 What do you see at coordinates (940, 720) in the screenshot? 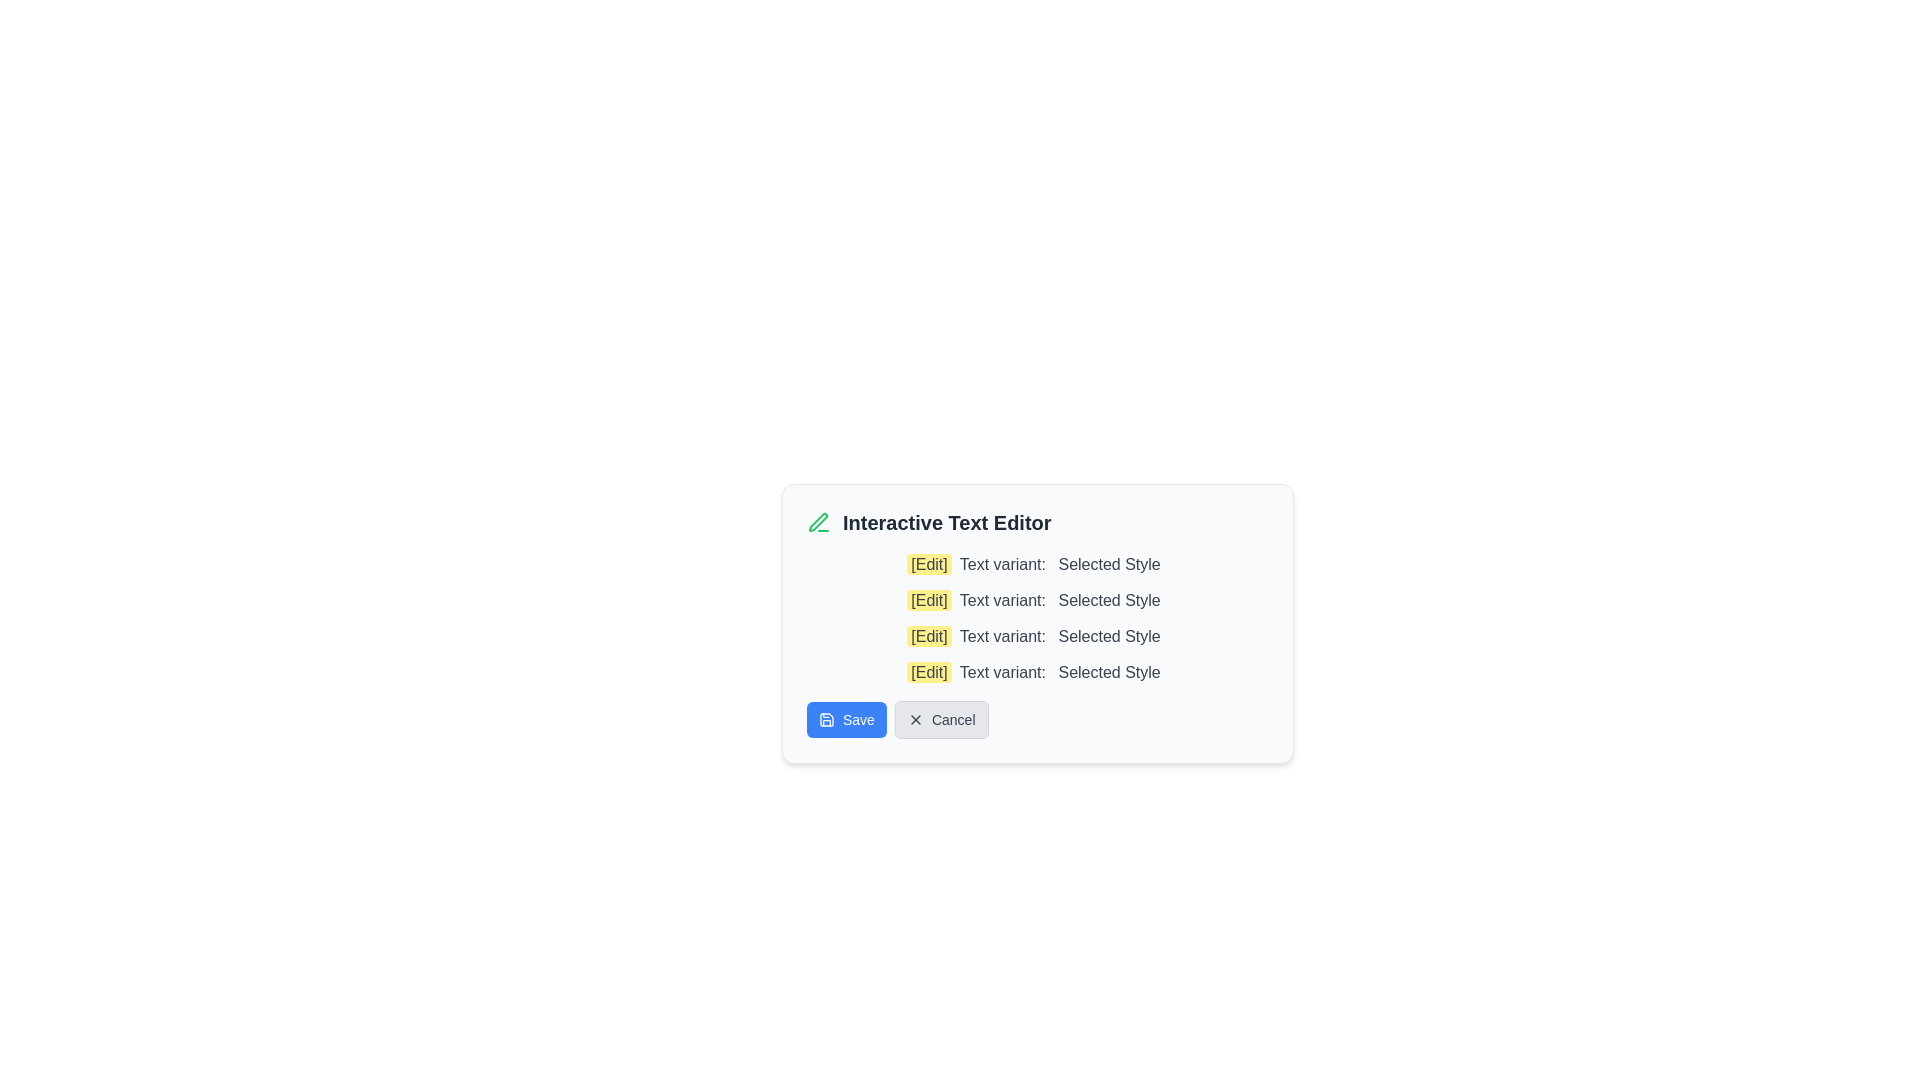
I see `the 'Cancel' button, which is a rectangular button with rounded corners containing a small 'X' icon and the text 'Cancel', located at the bottom of the 'Interactive Text Editor' panel` at bounding box center [940, 720].